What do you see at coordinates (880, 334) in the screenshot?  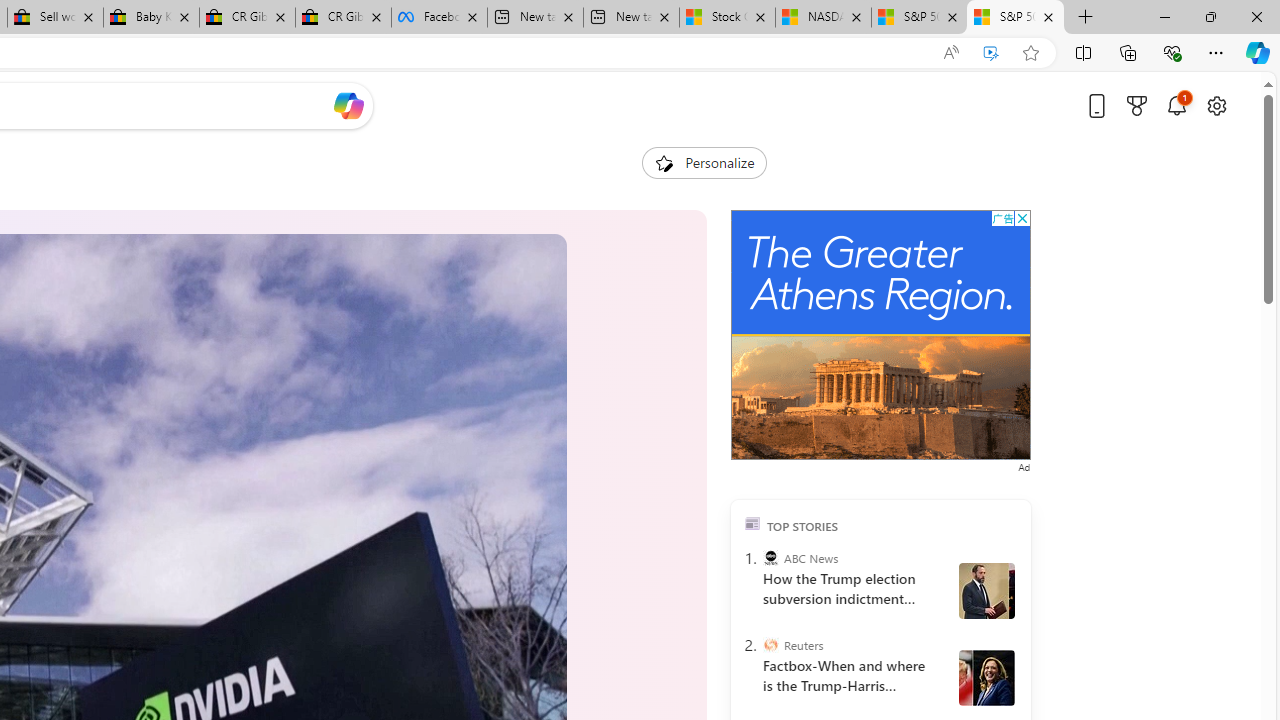 I see `'Advertisement'` at bounding box center [880, 334].